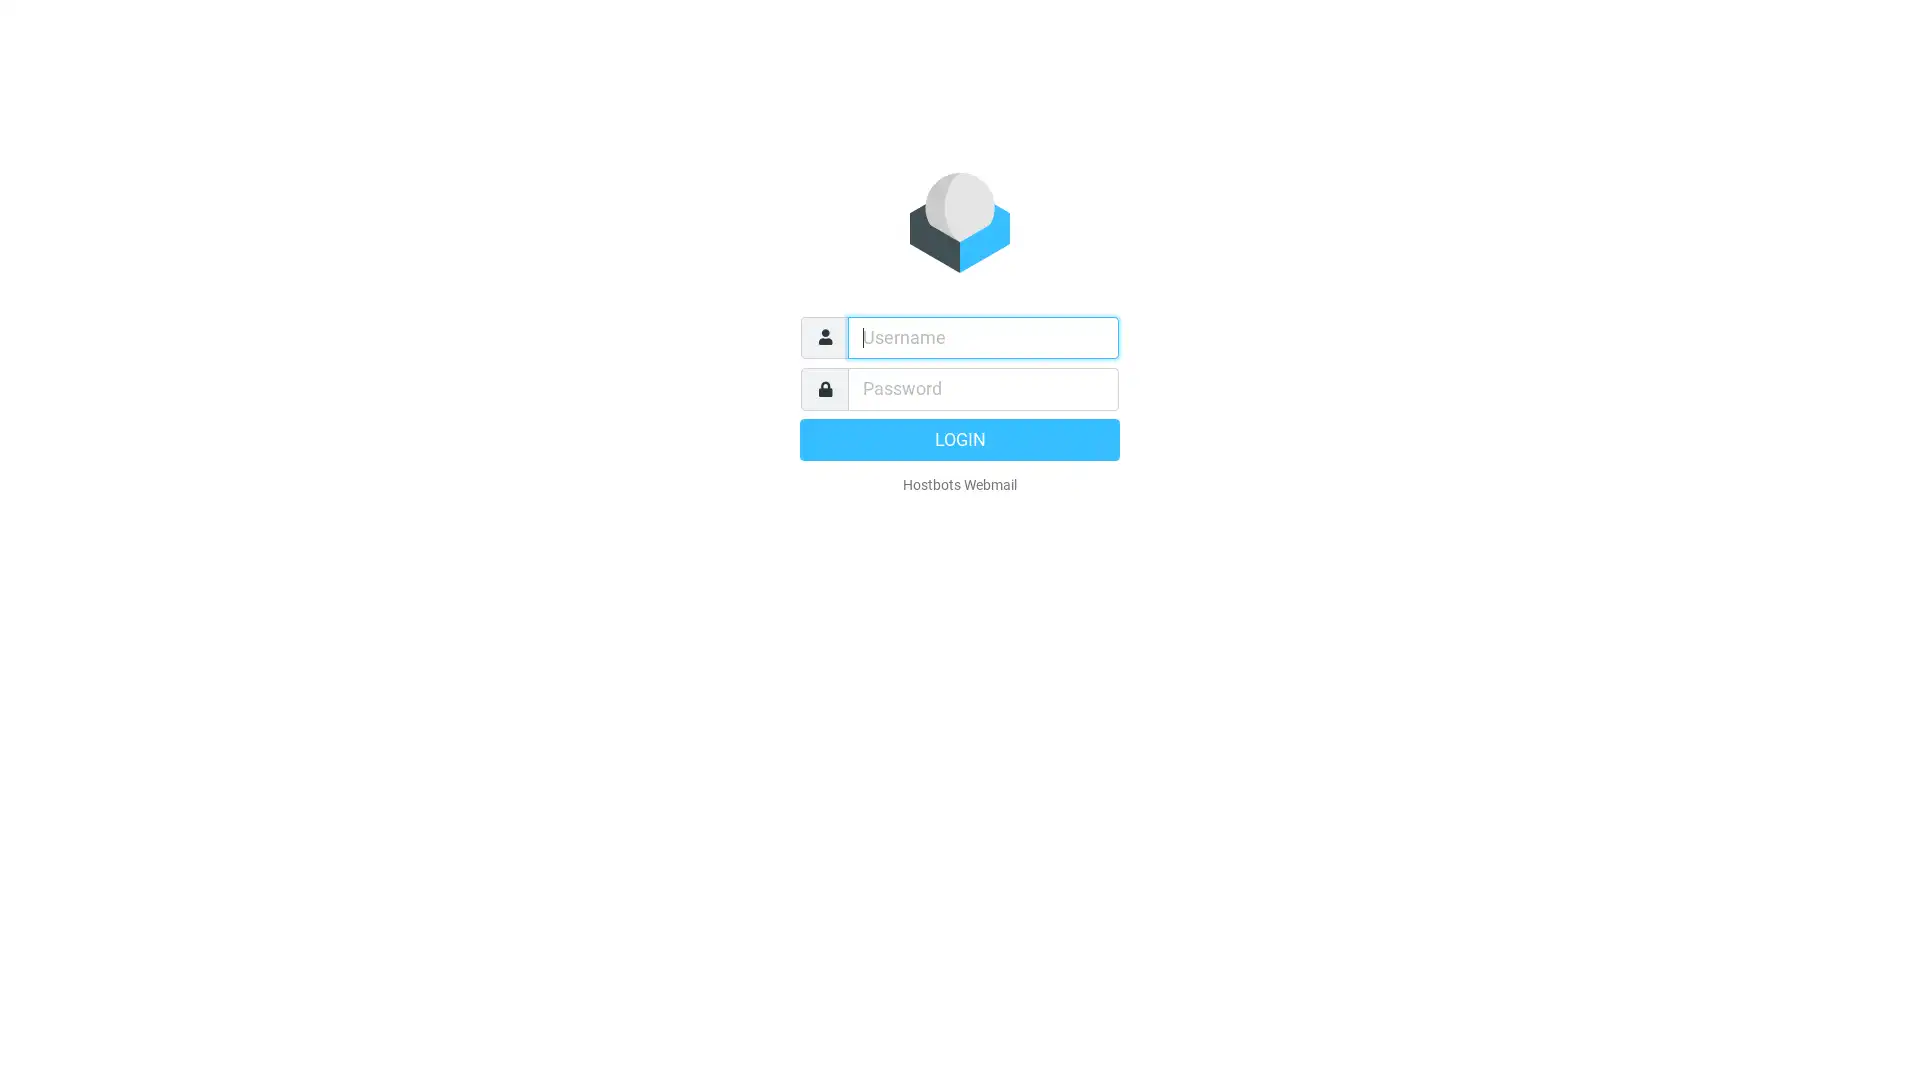 The height and width of the screenshot is (1080, 1920). I want to click on LOGIN, so click(960, 438).